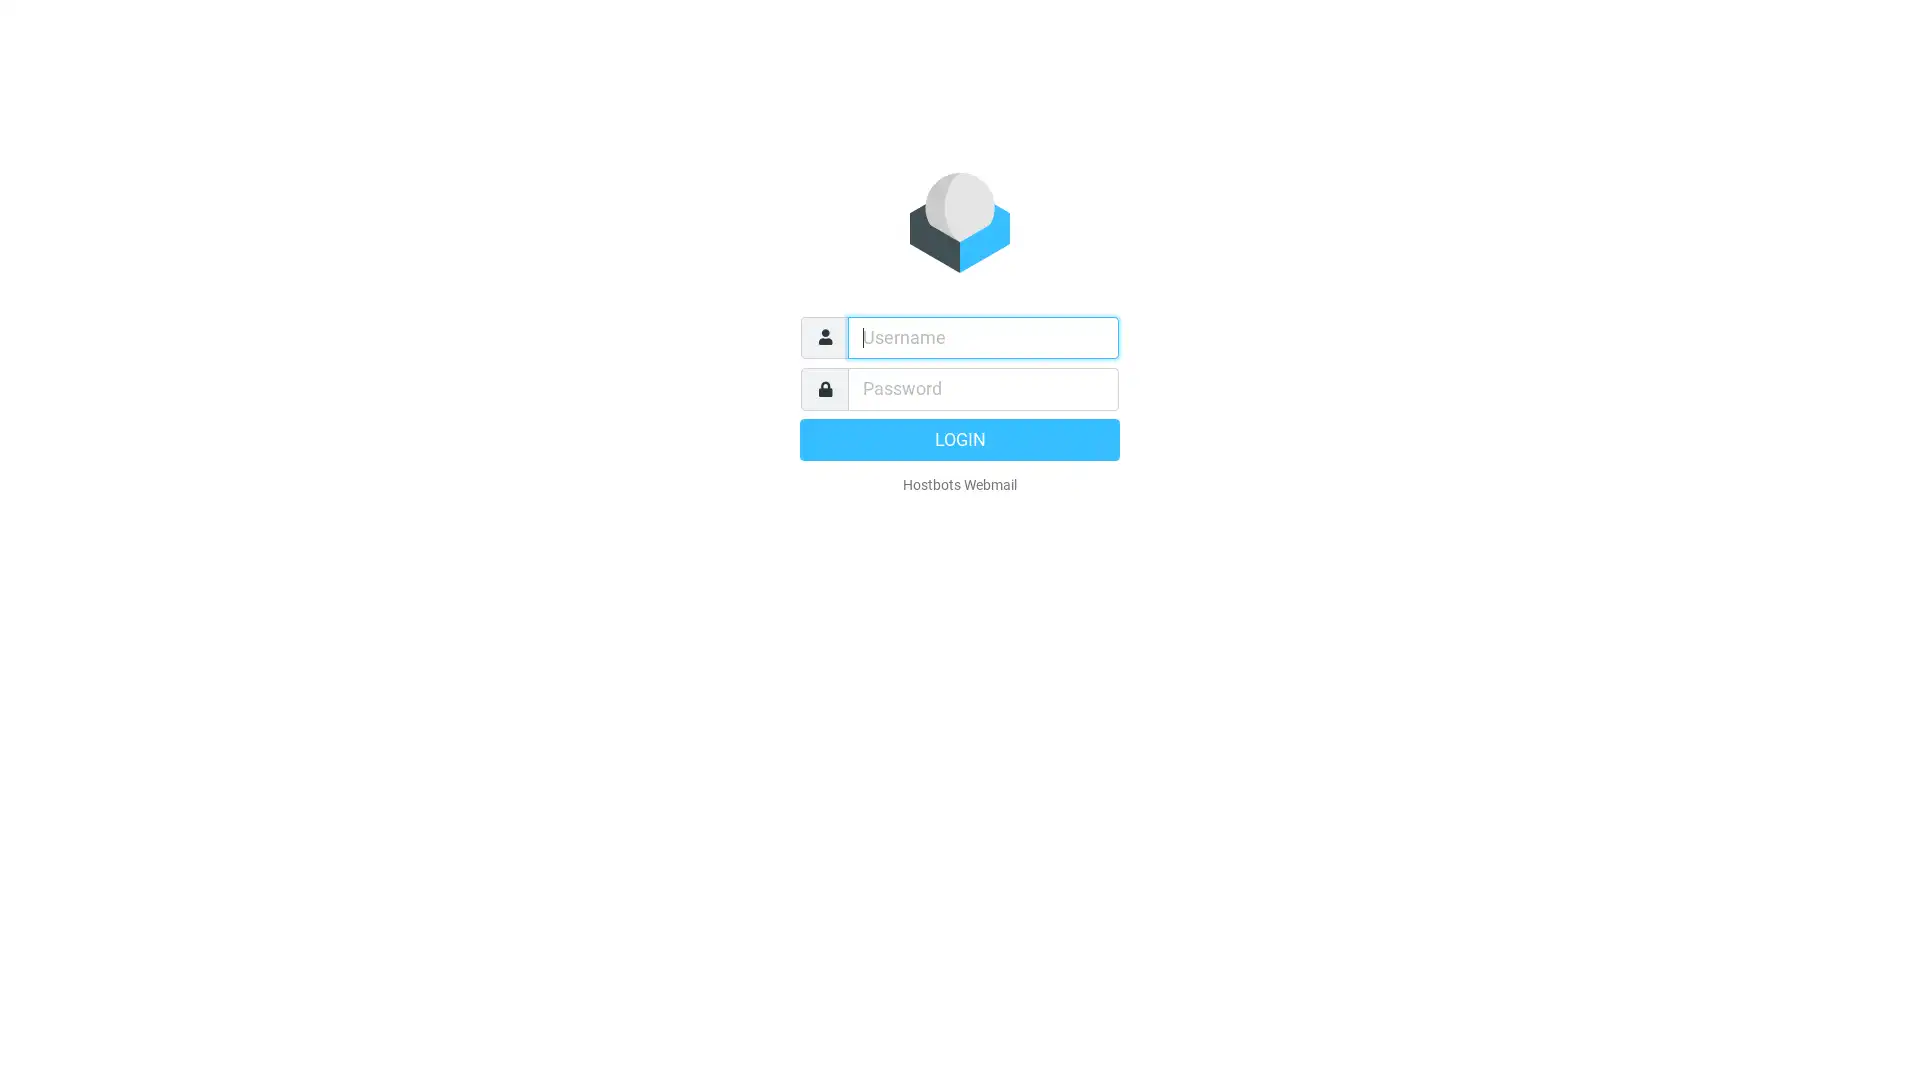 The height and width of the screenshot is (1080, 1920). I want to click on LOGIN, so click(960, 438).